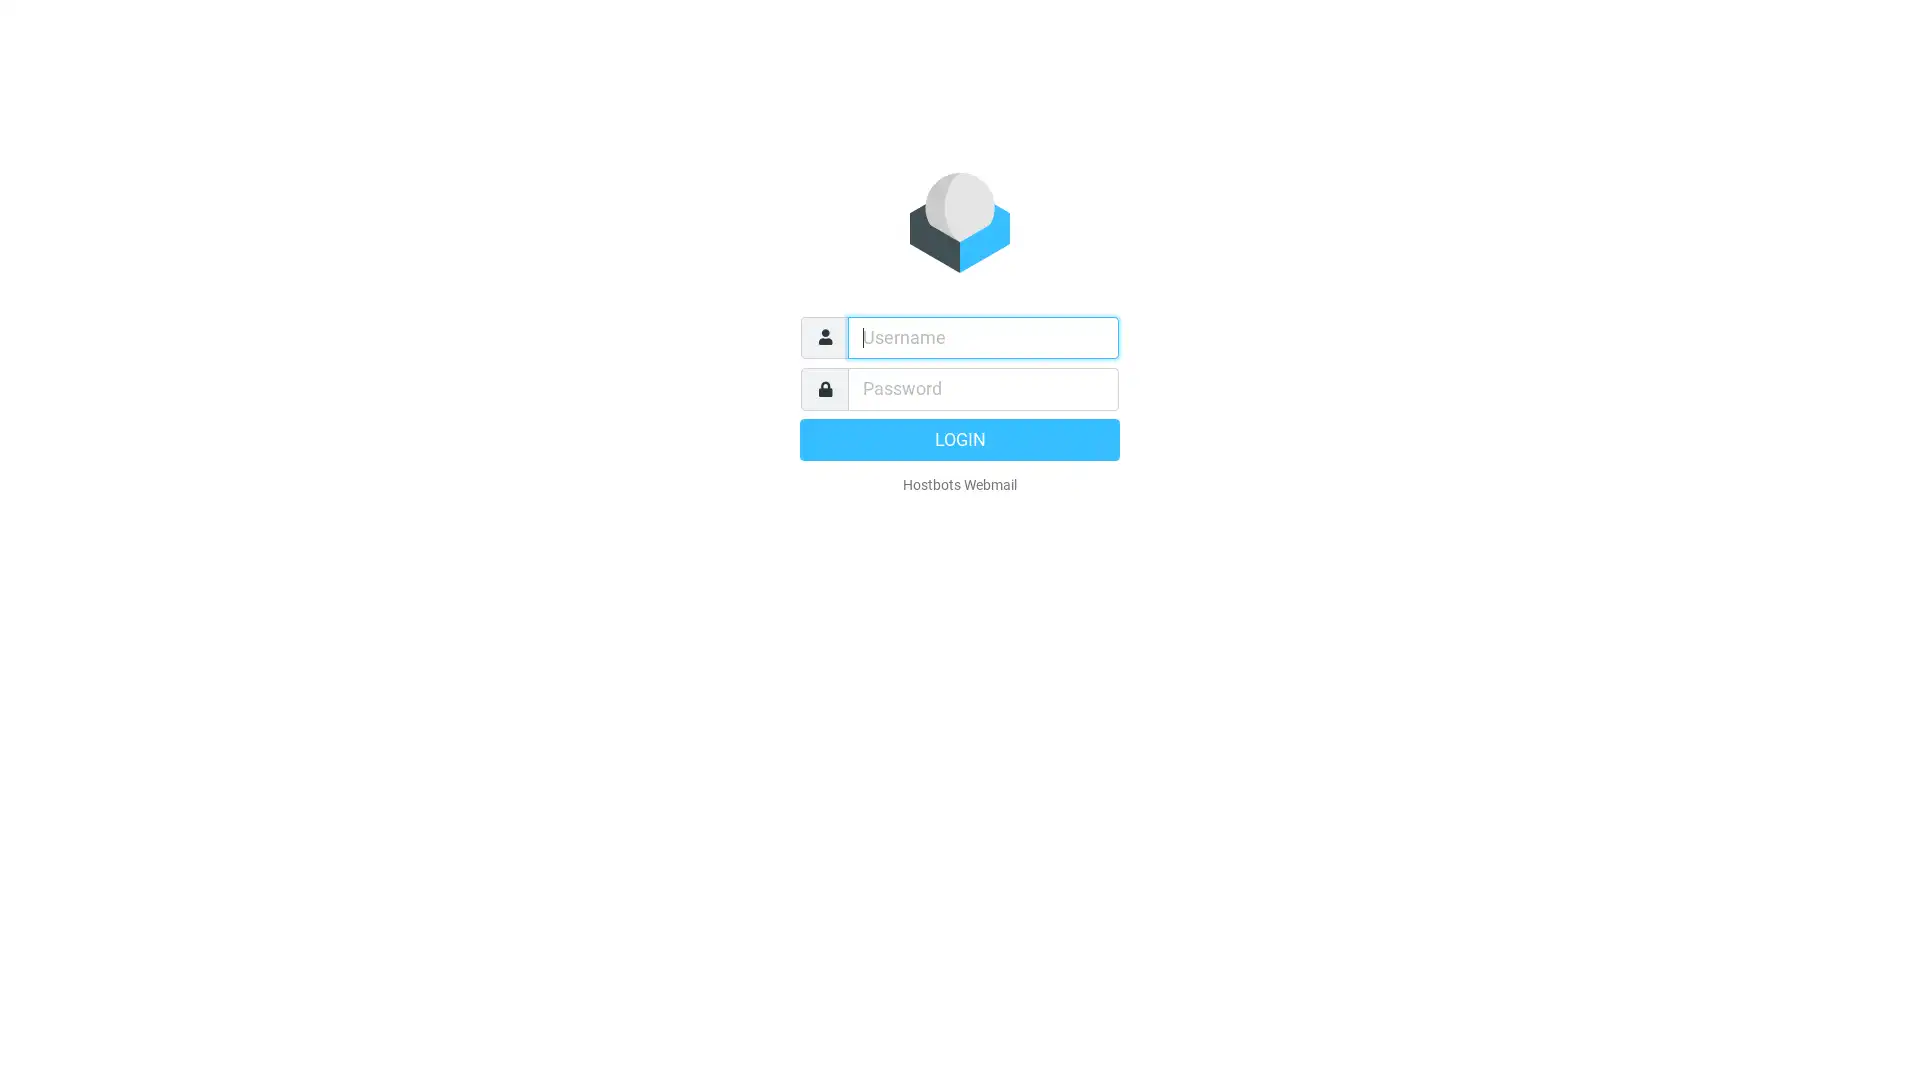 The height and width of the screenshot is (1080, 1920). I want to click on LOGIN, so click(960, 438).